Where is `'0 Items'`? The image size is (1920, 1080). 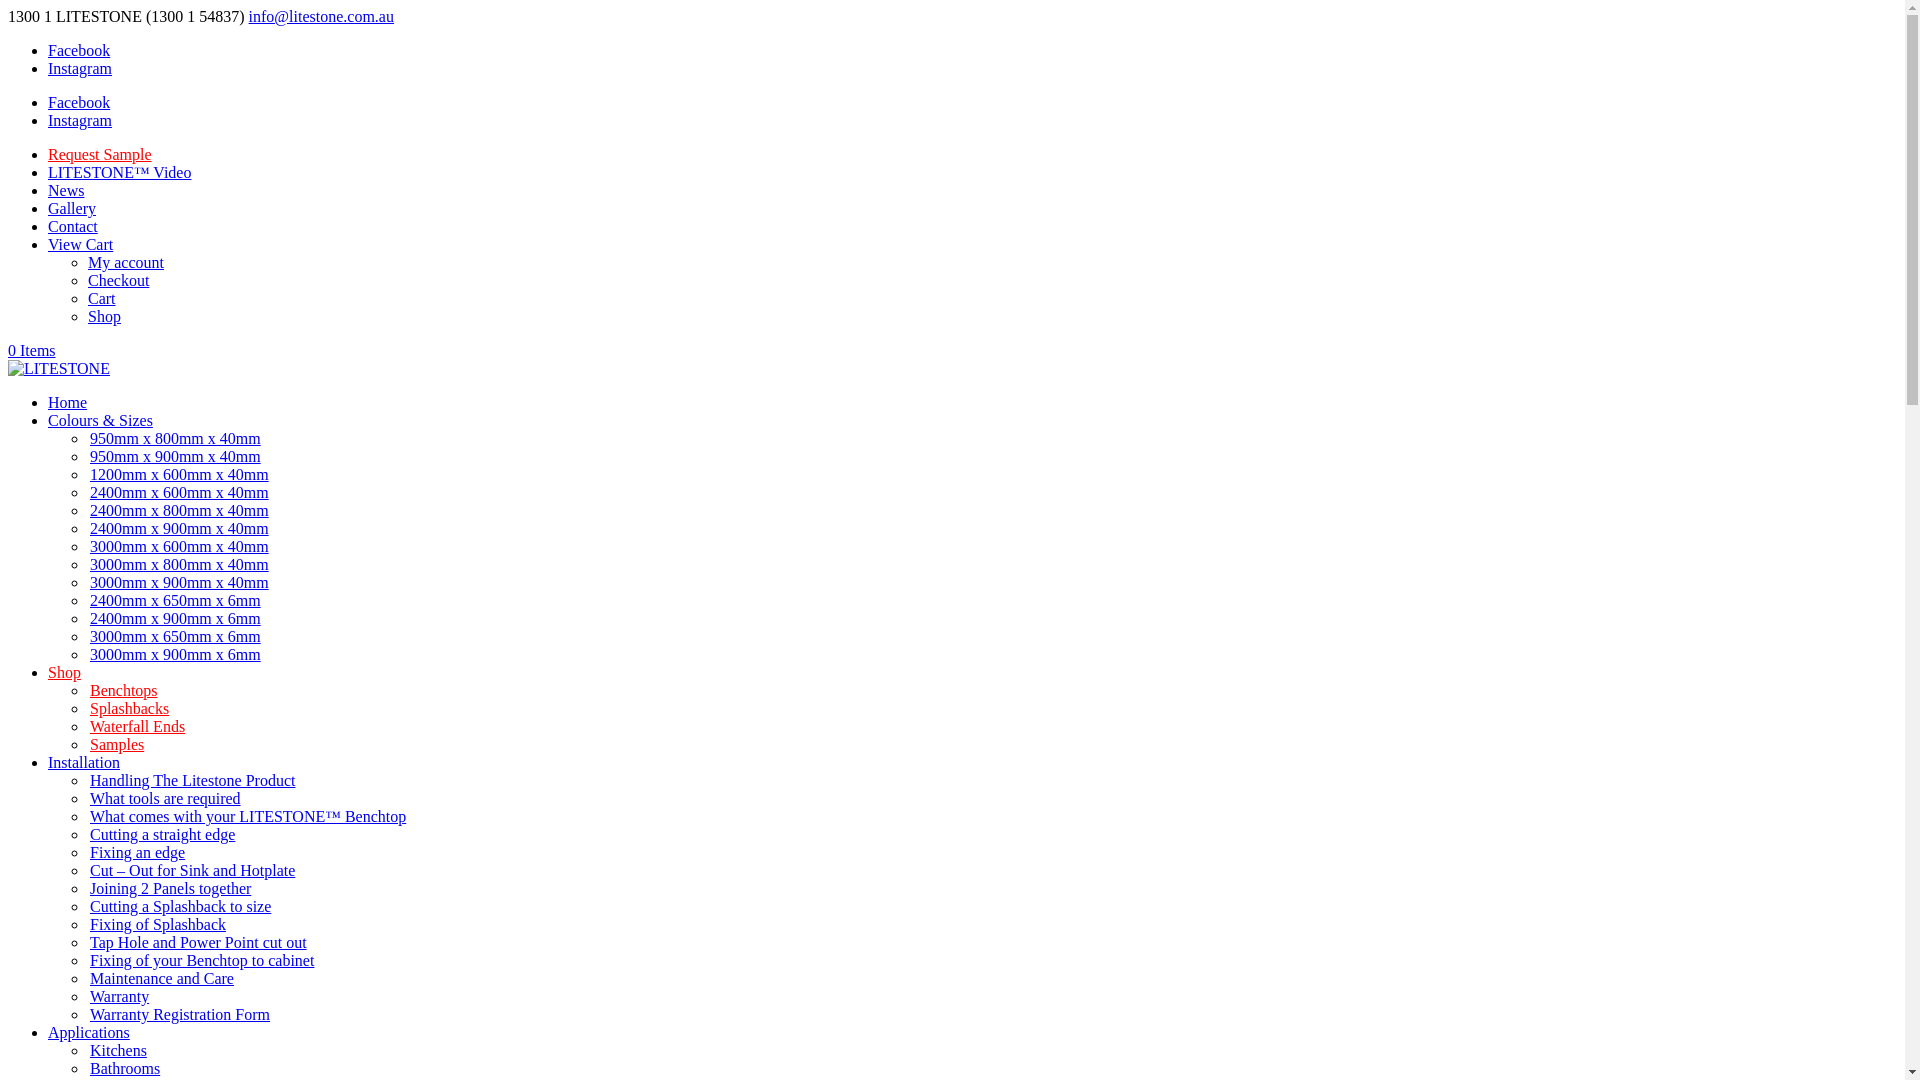 '0 Items' is located at coordinates (8, 349).